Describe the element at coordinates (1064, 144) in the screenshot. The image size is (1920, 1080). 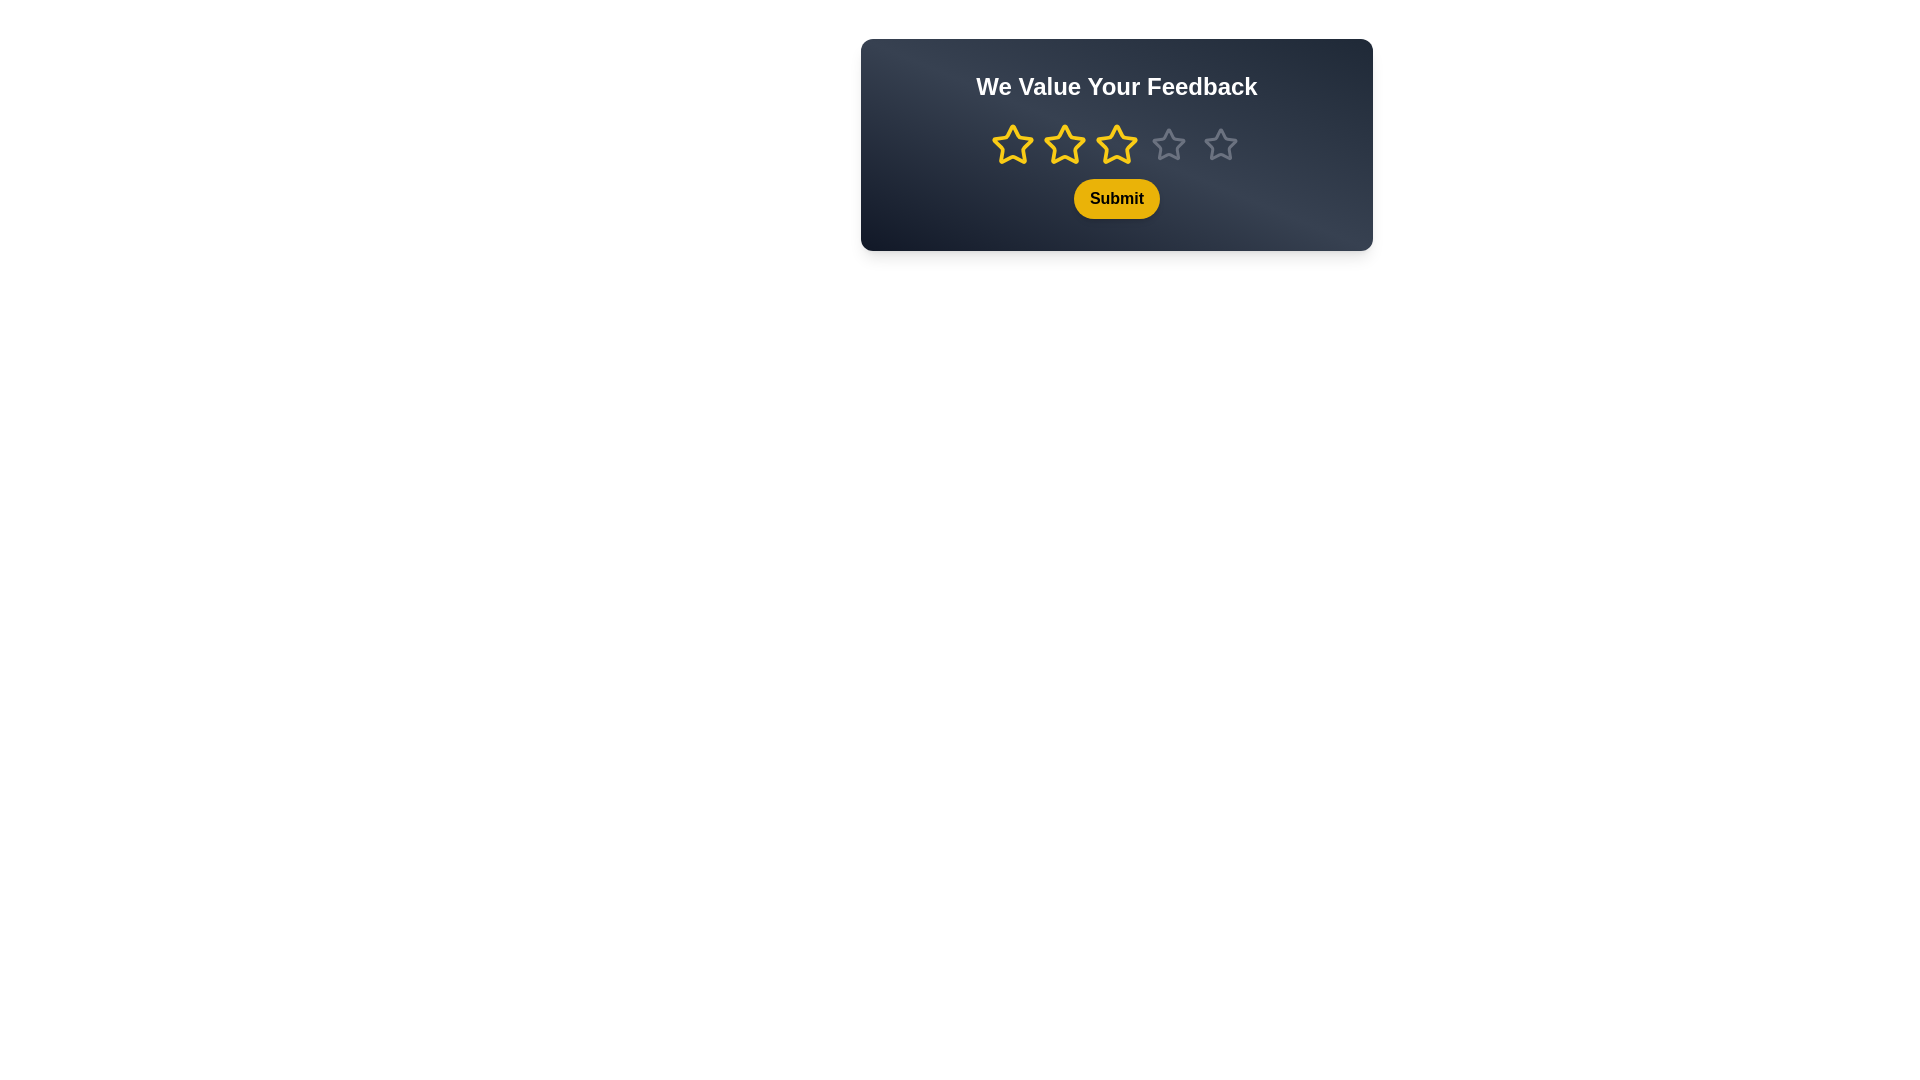
I see `the second star-shaped rating icon with a yellow outline` at that location.